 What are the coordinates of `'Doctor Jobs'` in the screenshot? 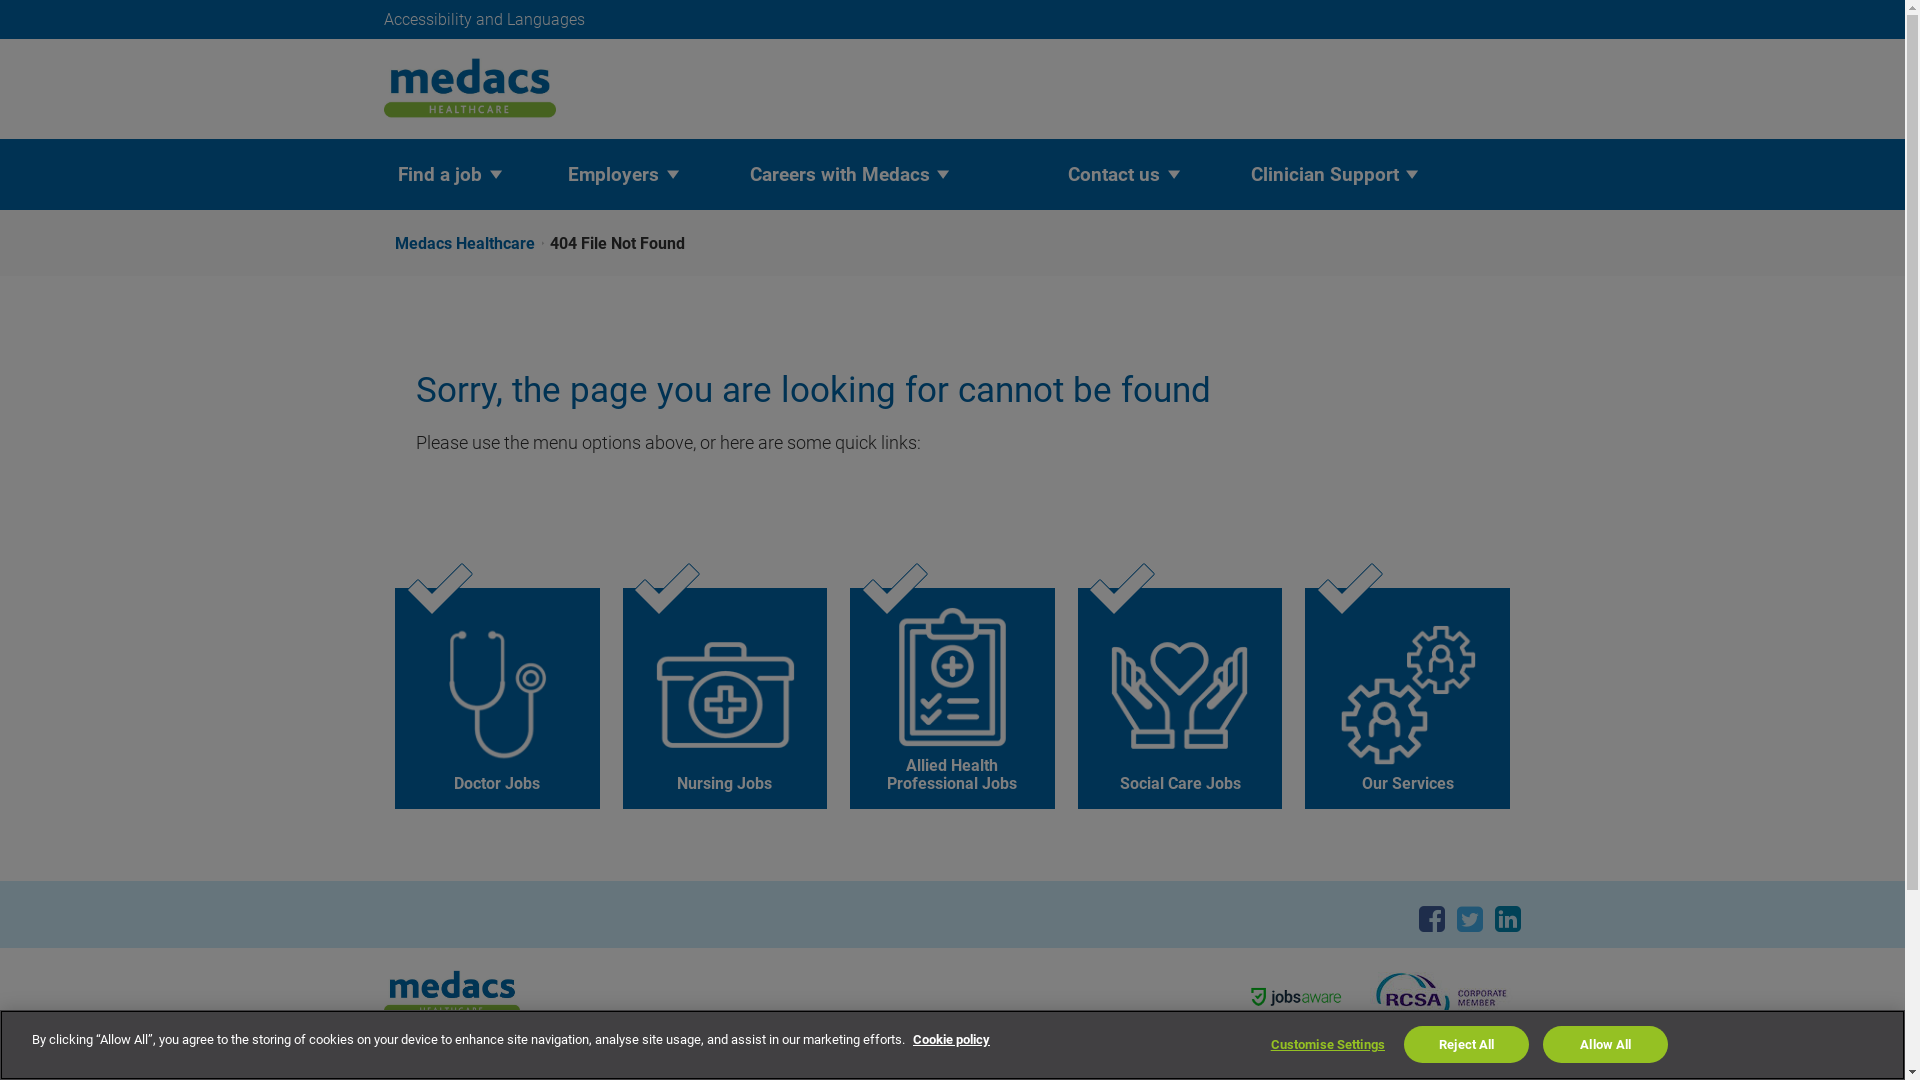 It's located at (497, 697).